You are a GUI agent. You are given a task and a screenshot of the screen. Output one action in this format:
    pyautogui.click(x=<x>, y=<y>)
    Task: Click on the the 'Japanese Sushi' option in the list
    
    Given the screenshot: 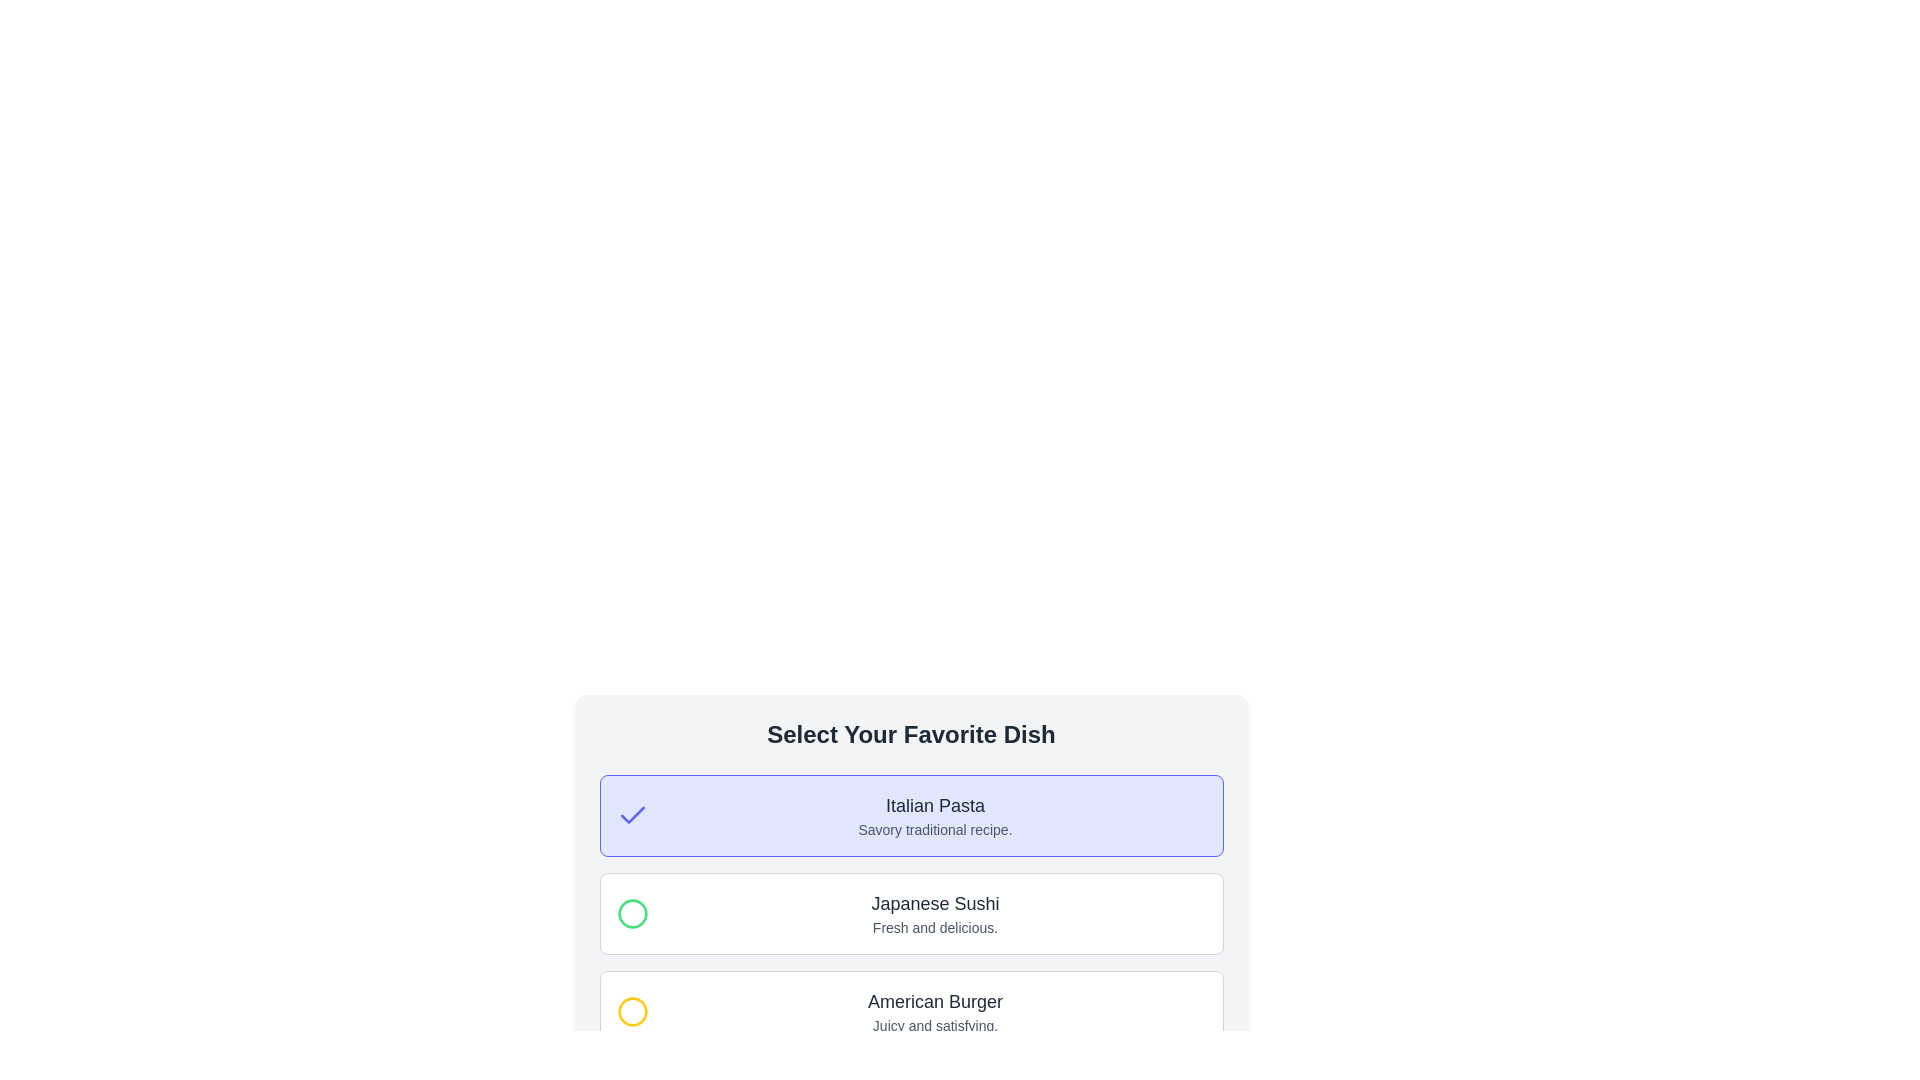 What is the action you would take?
    pyautogui.click(x=910, y=914)
    